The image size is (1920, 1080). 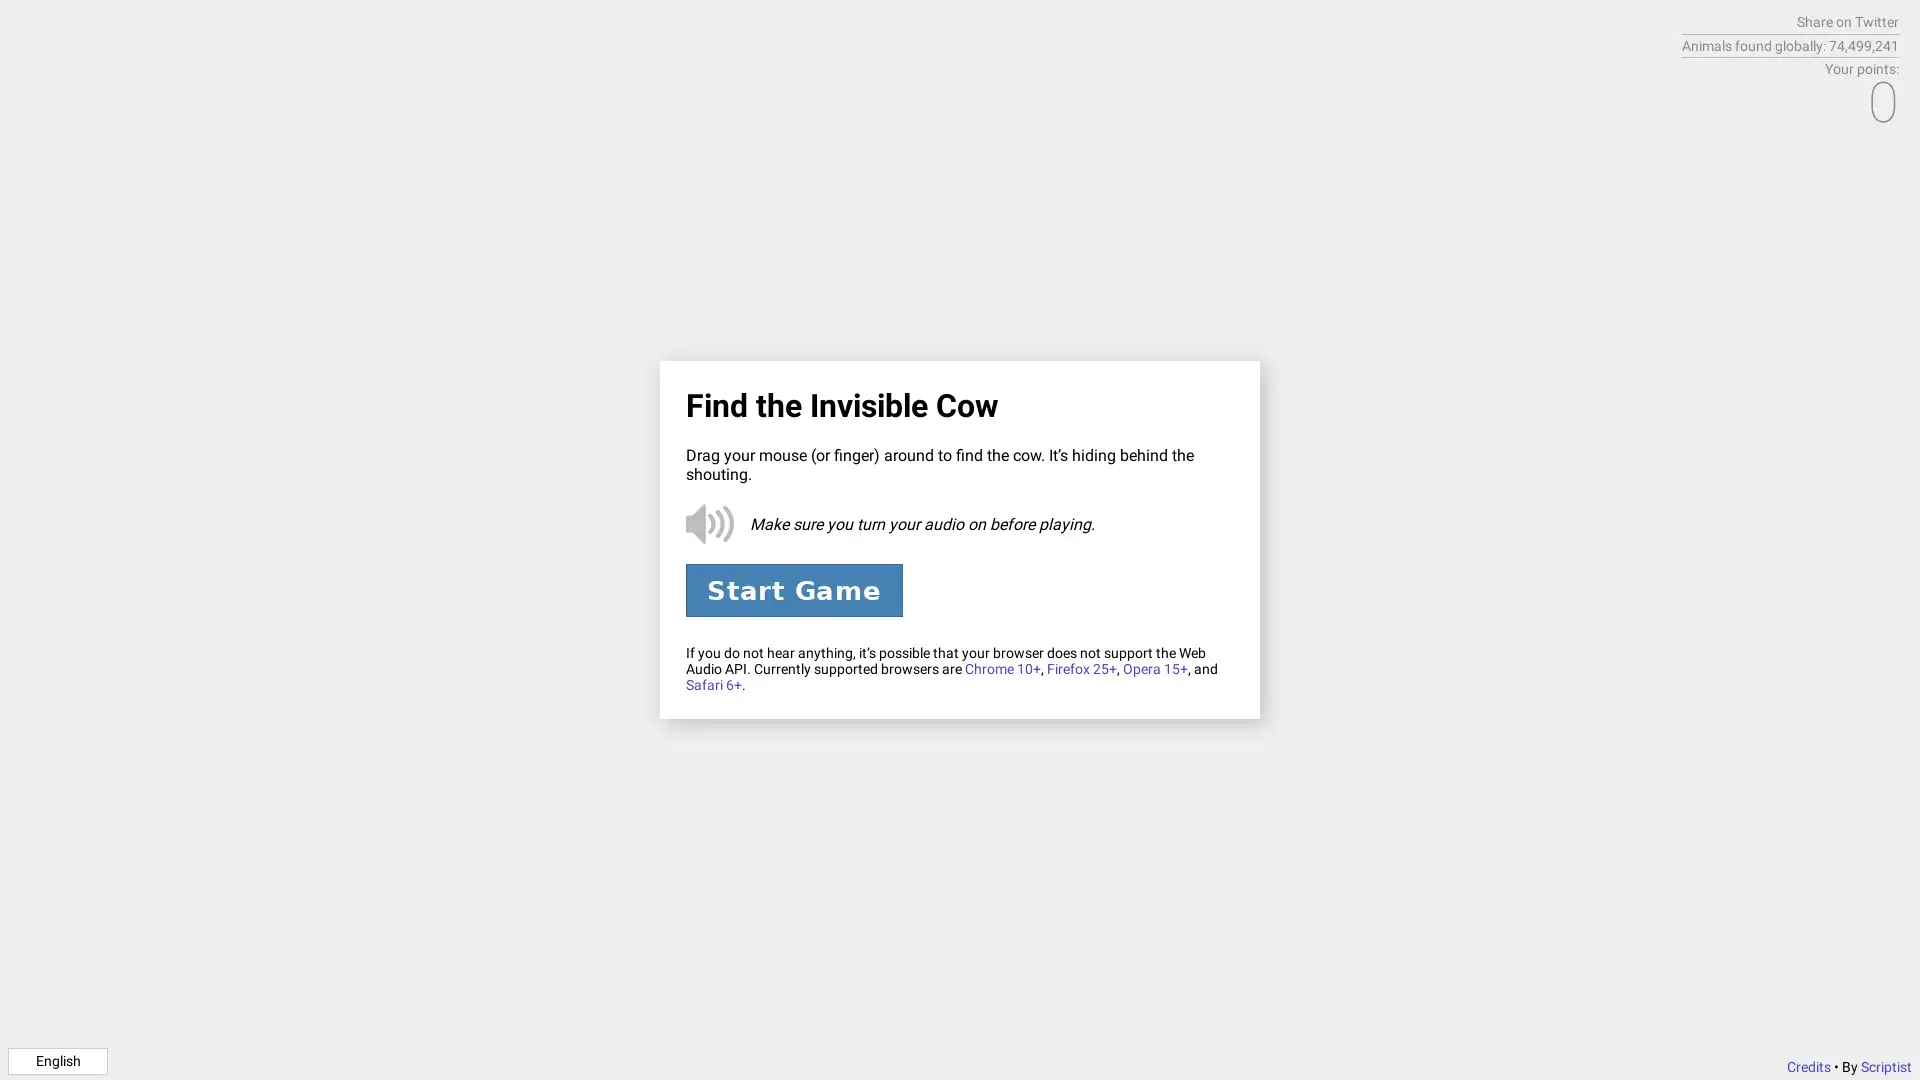 I want to click on English, so click(x=57, y=1059).